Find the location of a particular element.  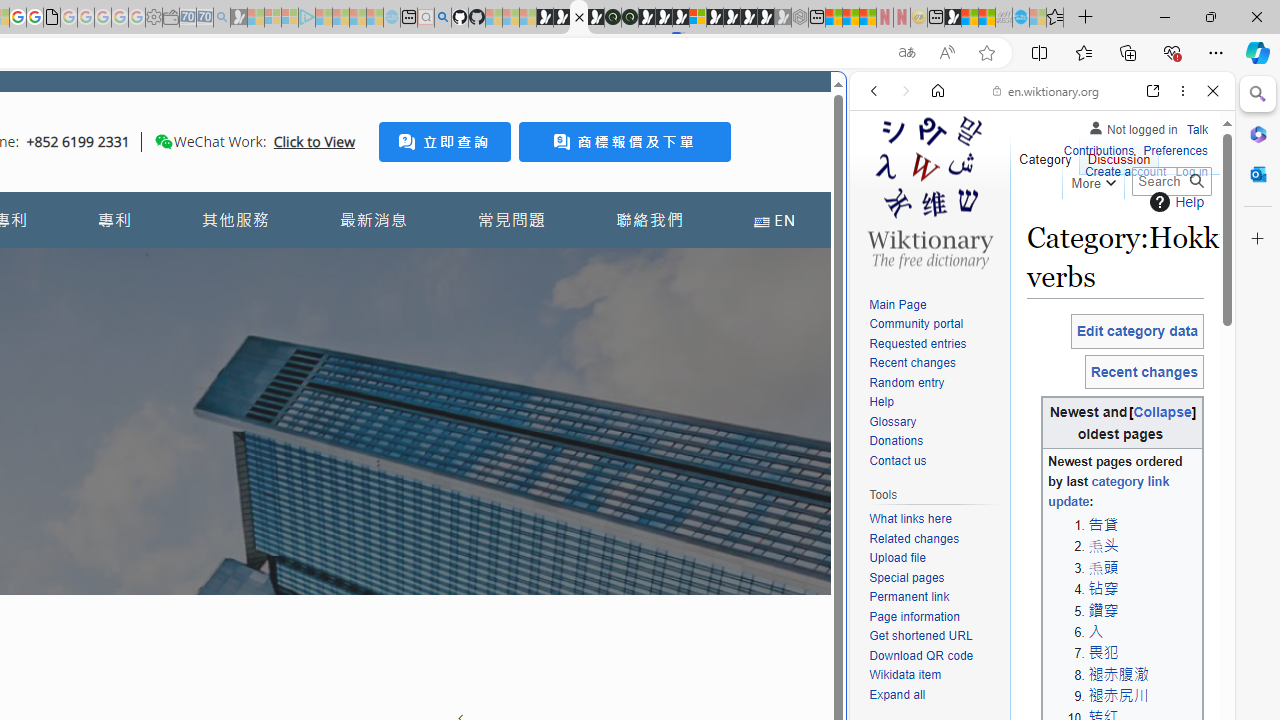

'What links here' is located at coordinates (934, 518).